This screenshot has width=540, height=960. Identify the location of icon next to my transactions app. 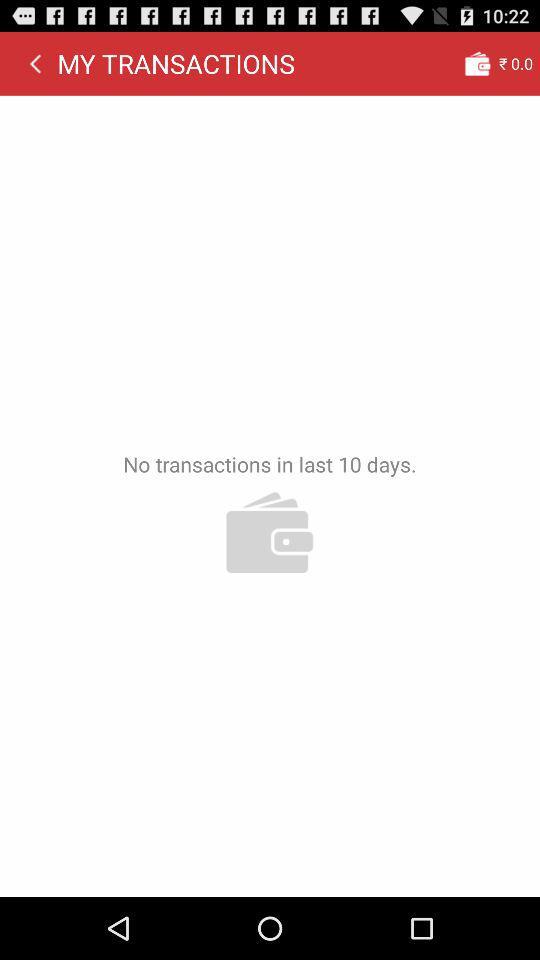
(35, 63).